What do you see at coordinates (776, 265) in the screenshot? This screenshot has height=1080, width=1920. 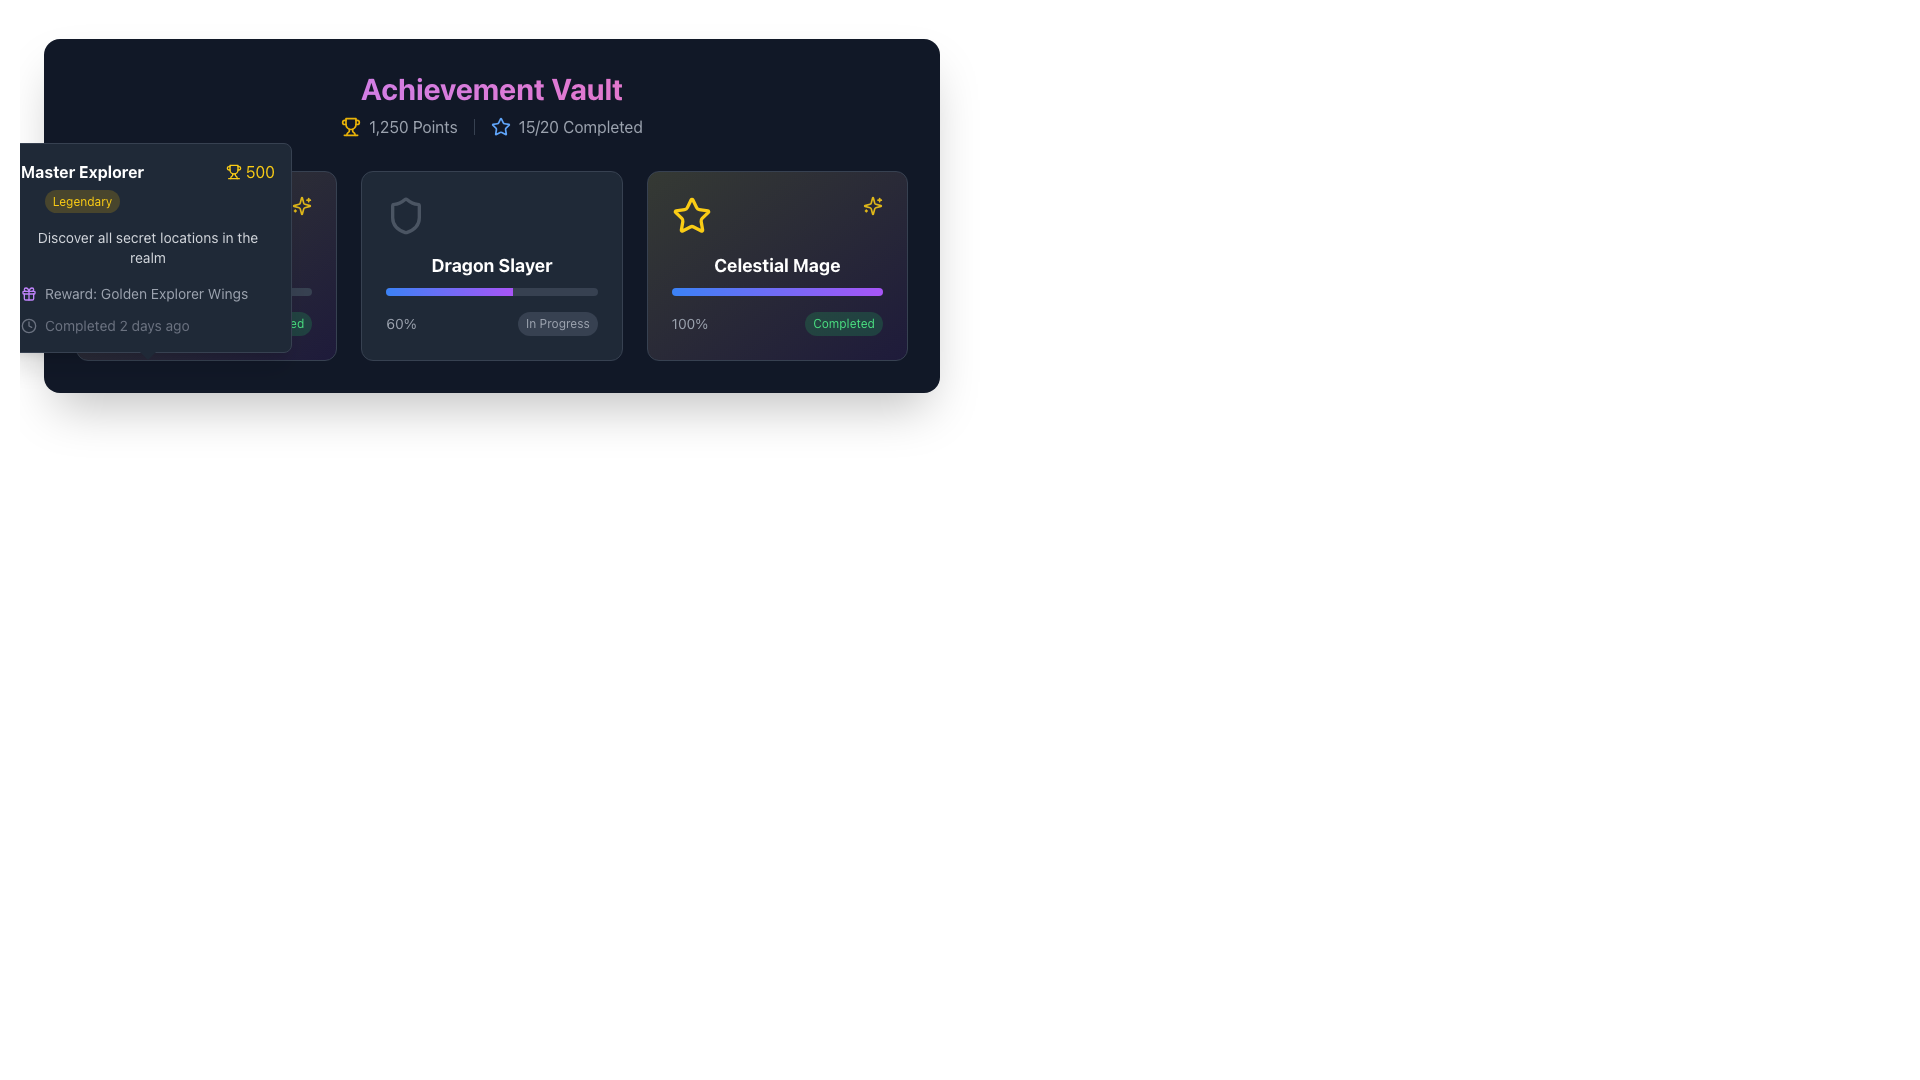 I see `the title 'Celestial Mage' displayed in the text label located at the top of the card on the right side of a three-card layout` at bounding box center [776, 265].